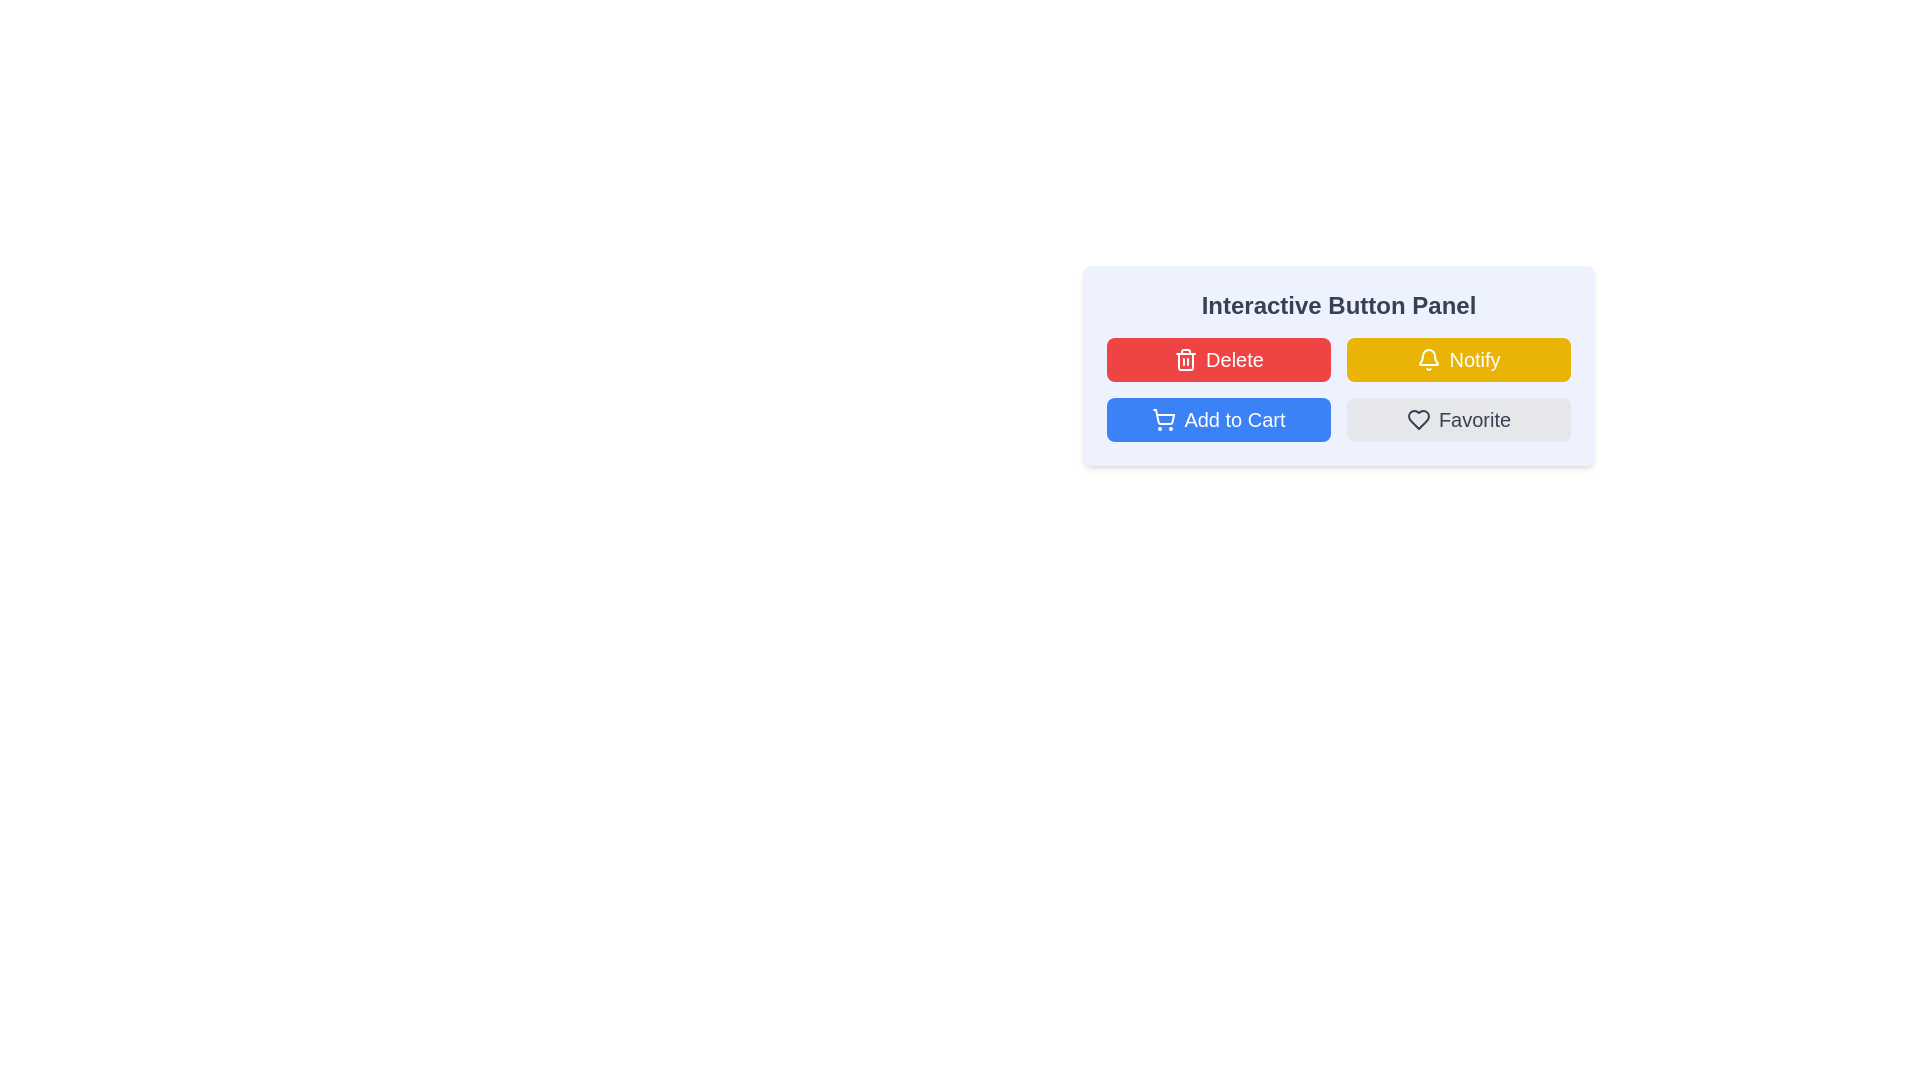 The image size is (1920, 1080). What do you see at coordinates (1474, 419) in the screenshot?
I see `the text label displaying the word 'Favorite', which is located to the right of the button labeled 'Favorite' with a heart icon, positioned in the fourth spot of a horizontal button group` at bounding box center [1474, 419].